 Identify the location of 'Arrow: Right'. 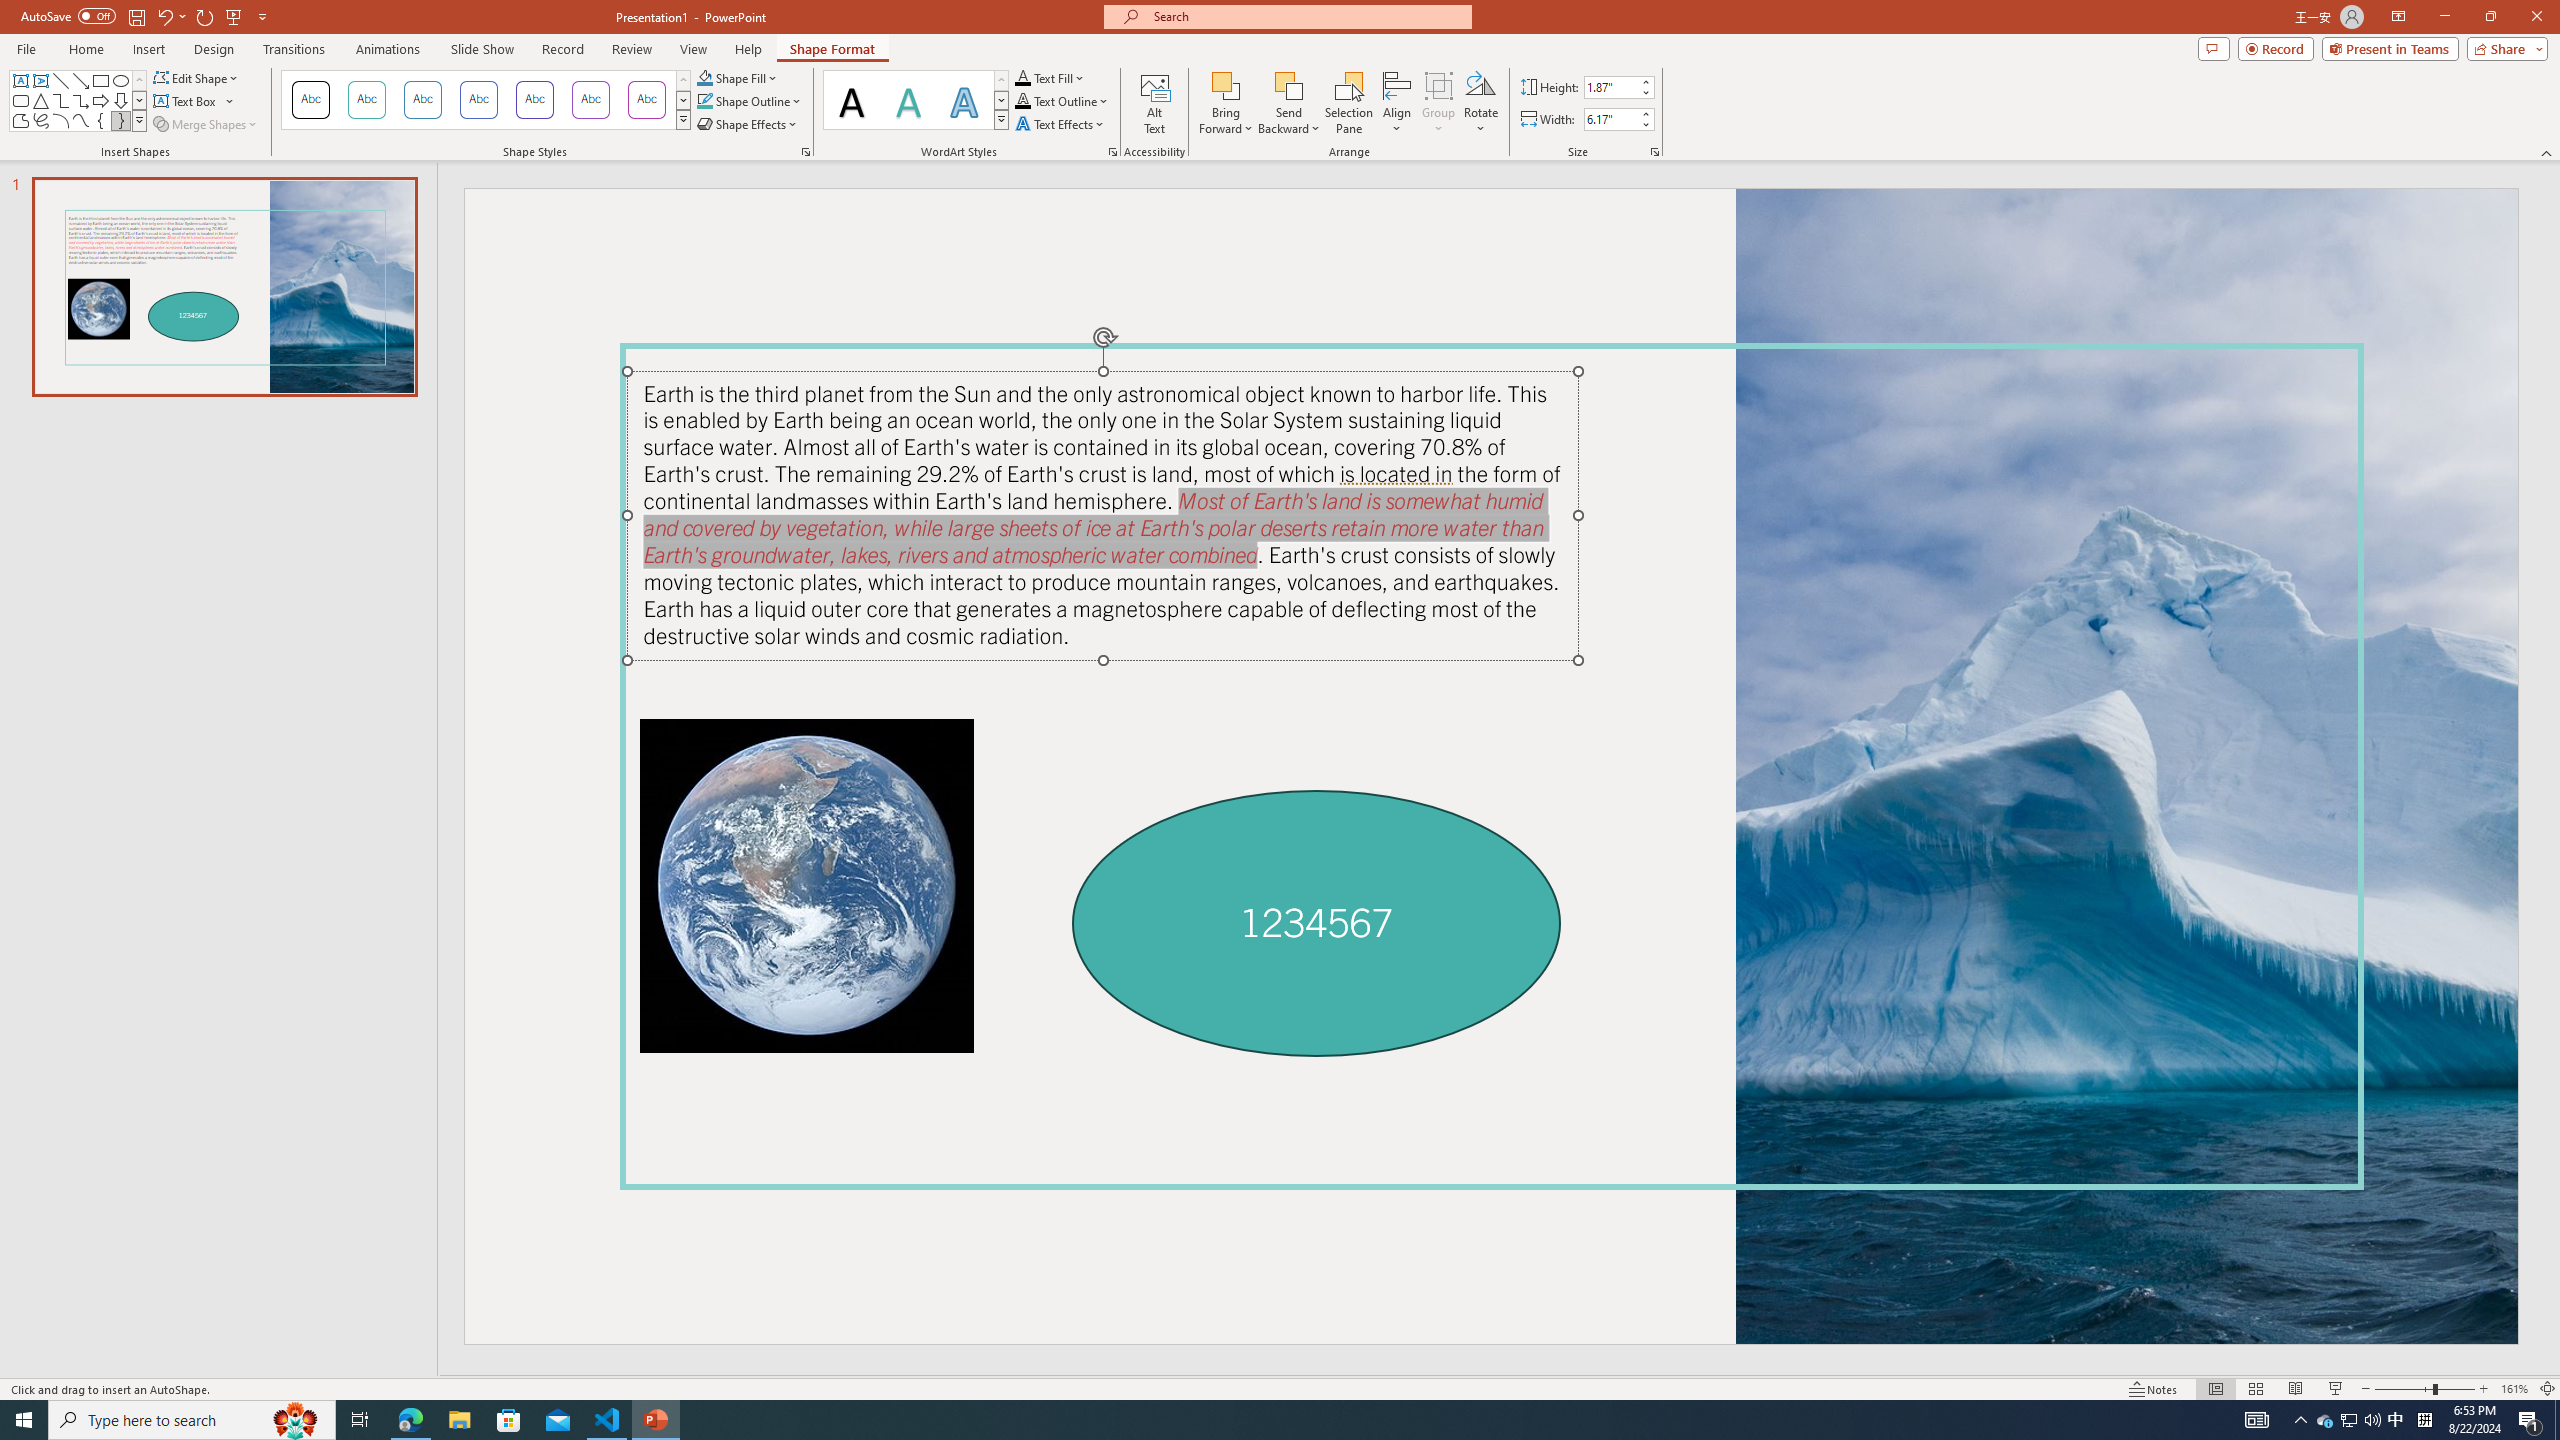
(101, 99).